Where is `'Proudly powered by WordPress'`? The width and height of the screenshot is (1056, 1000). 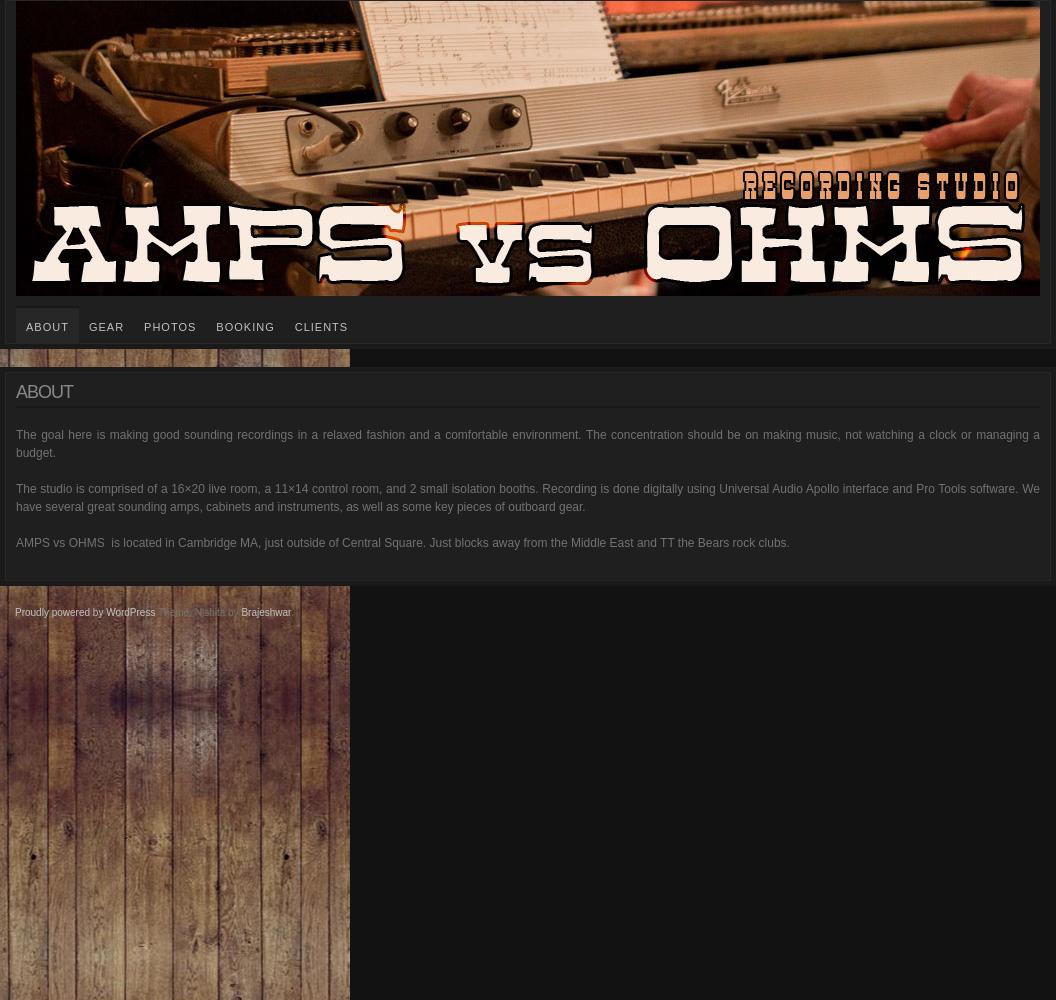
'Proudly powered by WordPress' is located at coordinates (84, 611).